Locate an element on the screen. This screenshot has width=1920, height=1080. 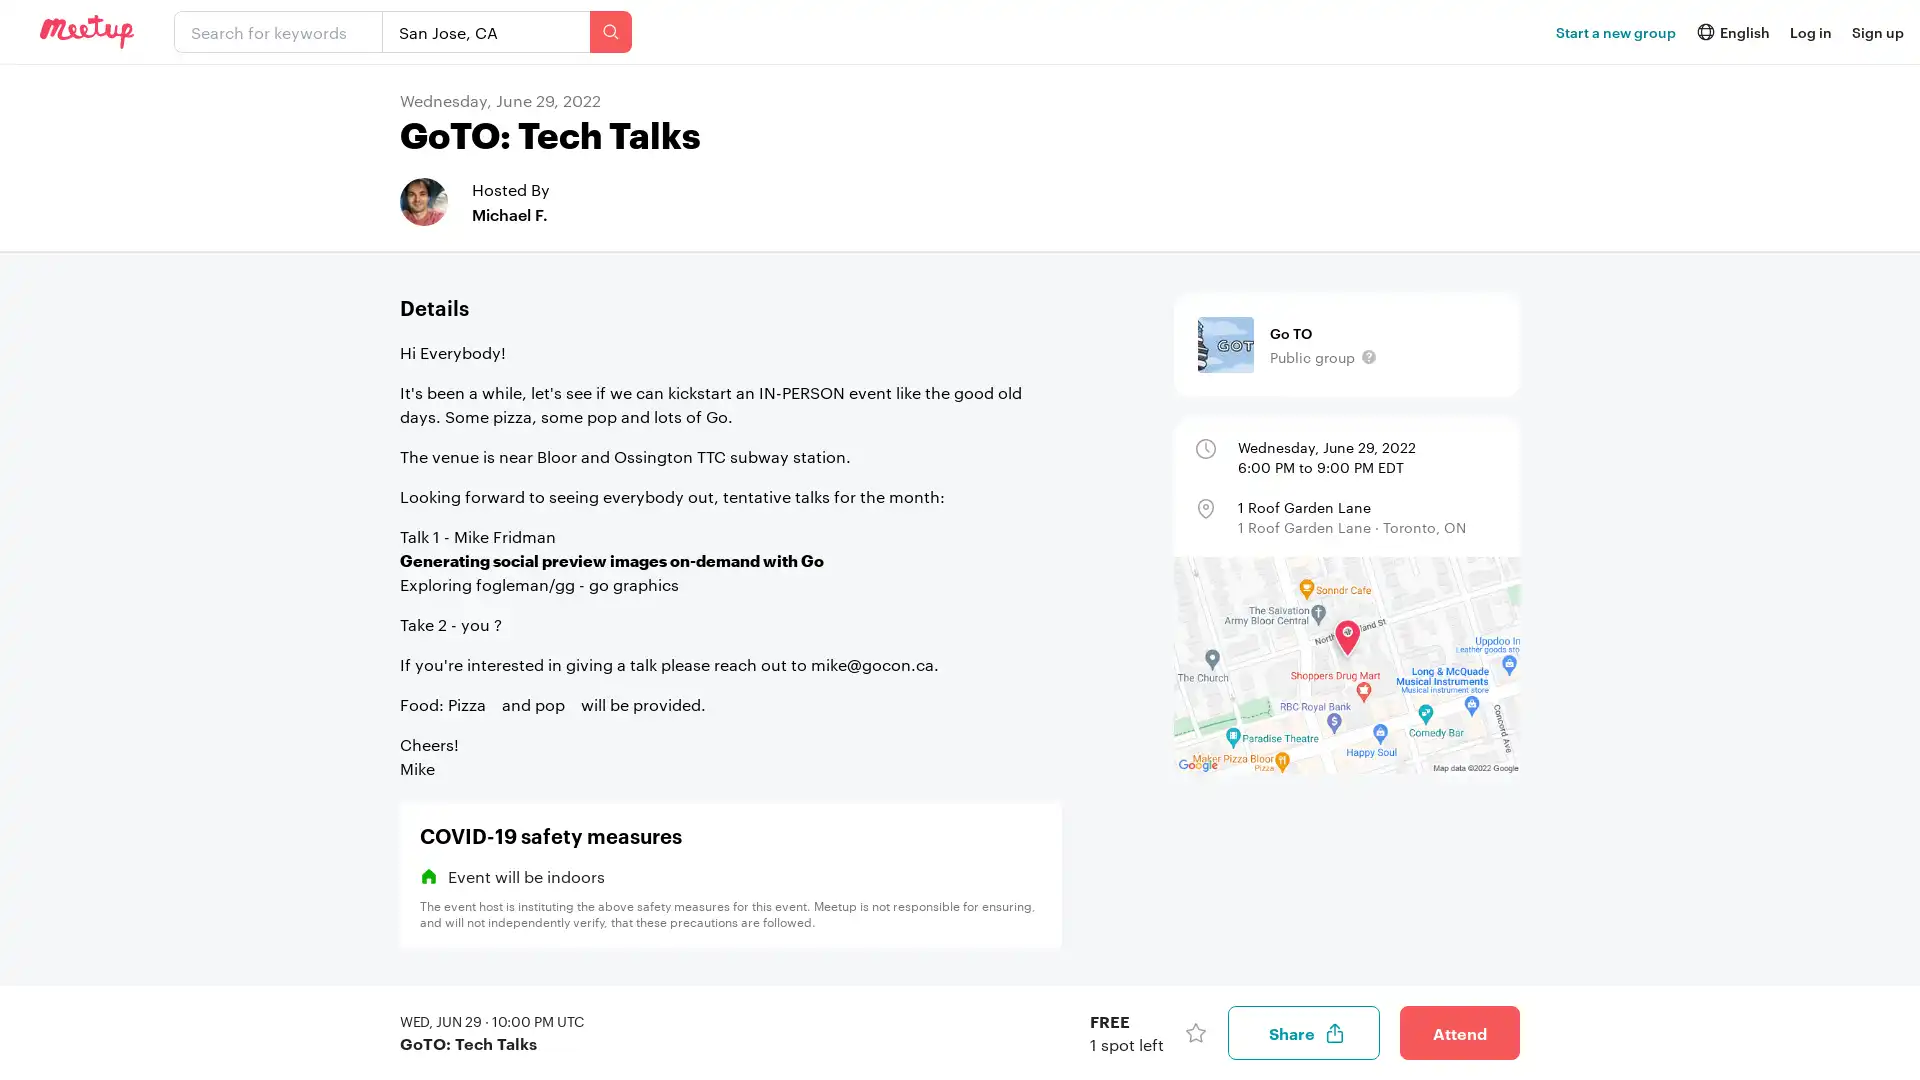
Attend is located at coordinates (1459, 1033).